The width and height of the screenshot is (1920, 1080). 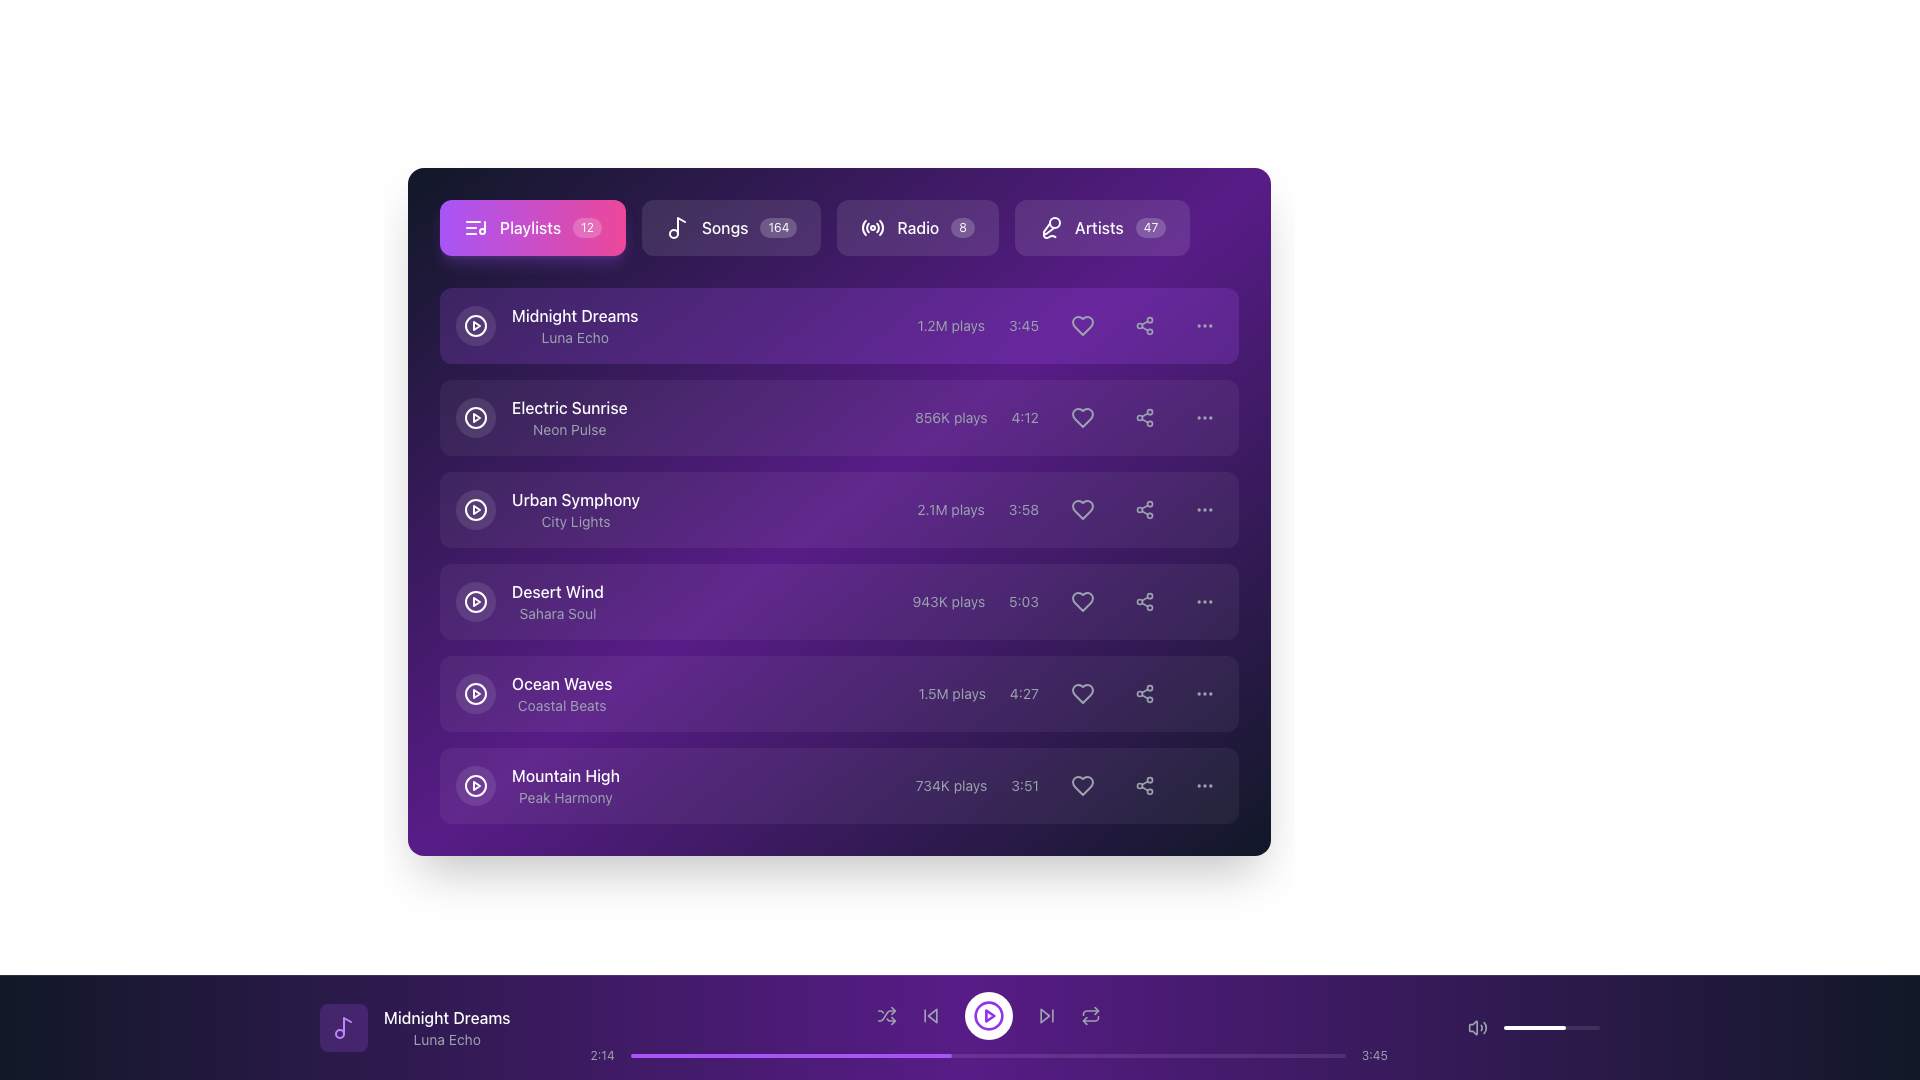 I want to click on the circular share button for the song 'Desert Wind' in the playlist to change its appearance, so click(x=1145, y=600).